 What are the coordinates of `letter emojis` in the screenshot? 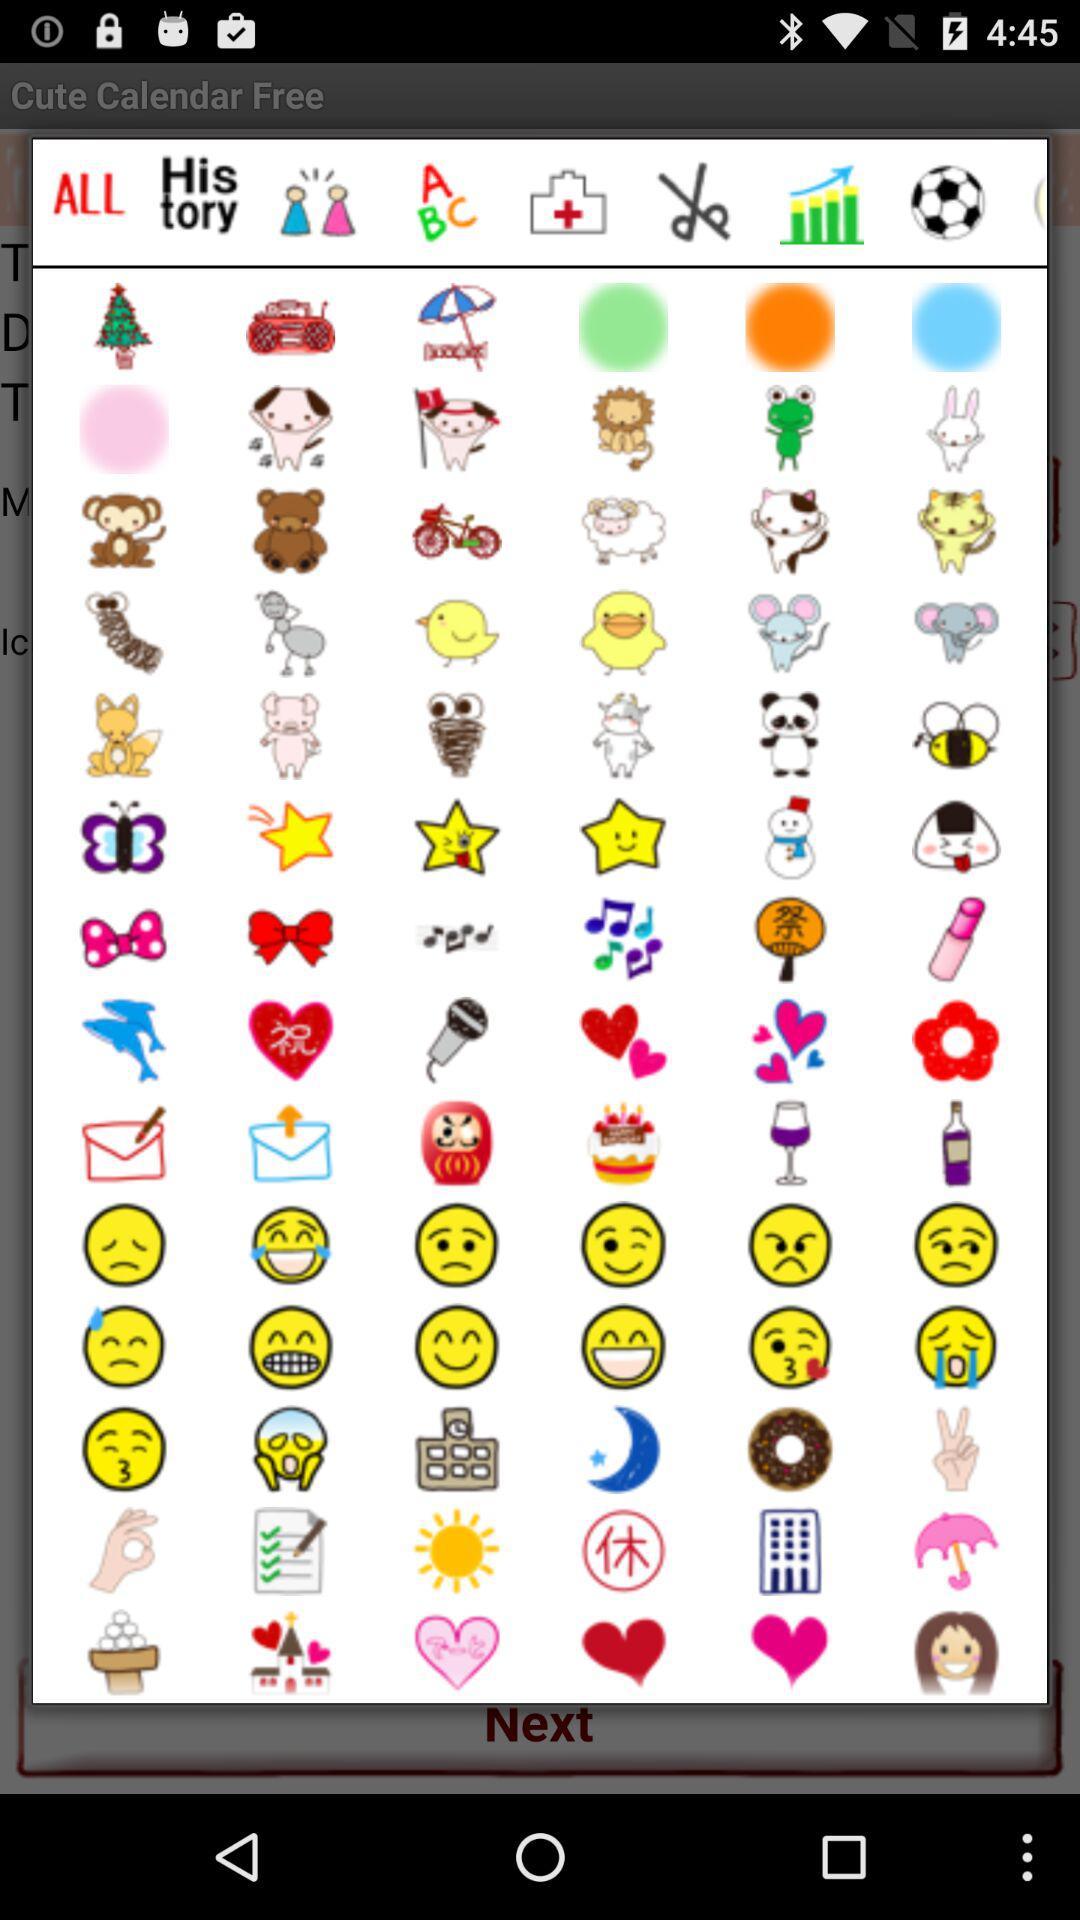 It's located at (442, 202).